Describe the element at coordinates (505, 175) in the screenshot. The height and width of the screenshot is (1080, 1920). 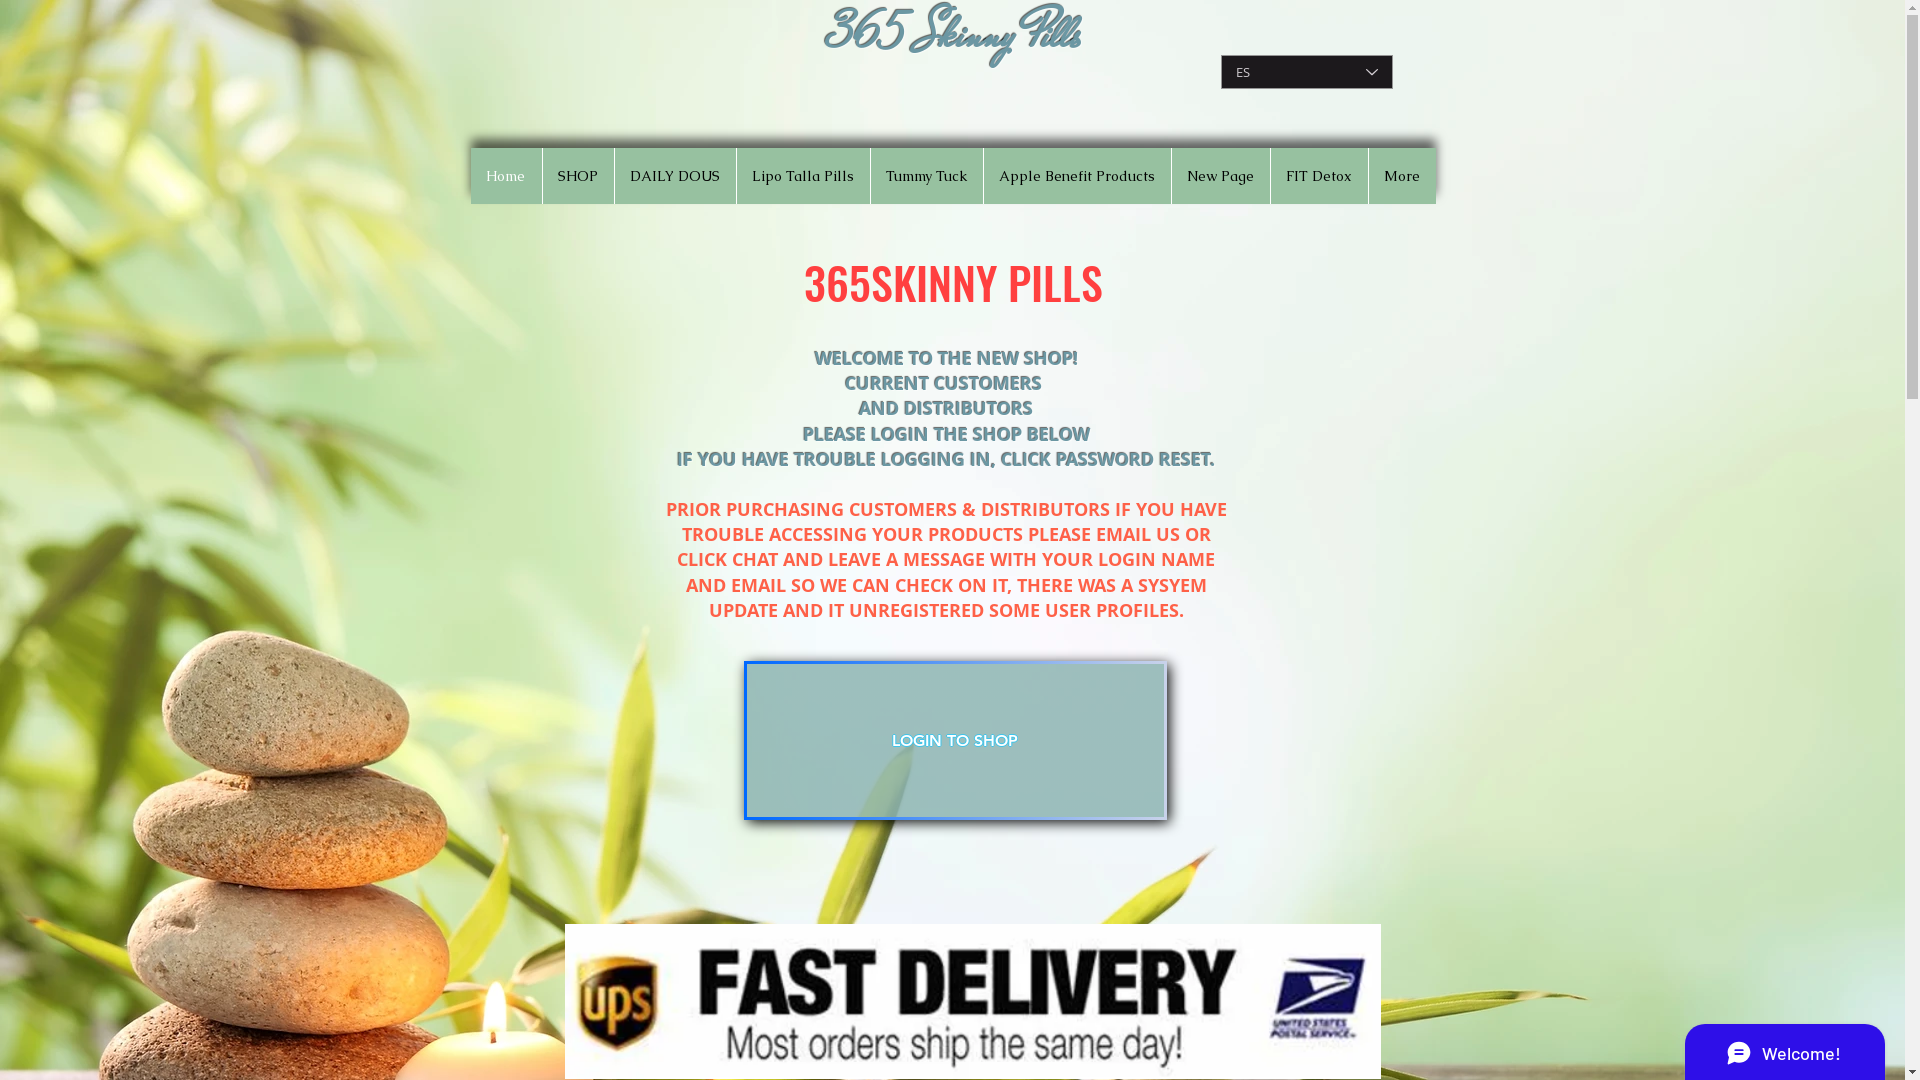
I see `'Home'` at that location.